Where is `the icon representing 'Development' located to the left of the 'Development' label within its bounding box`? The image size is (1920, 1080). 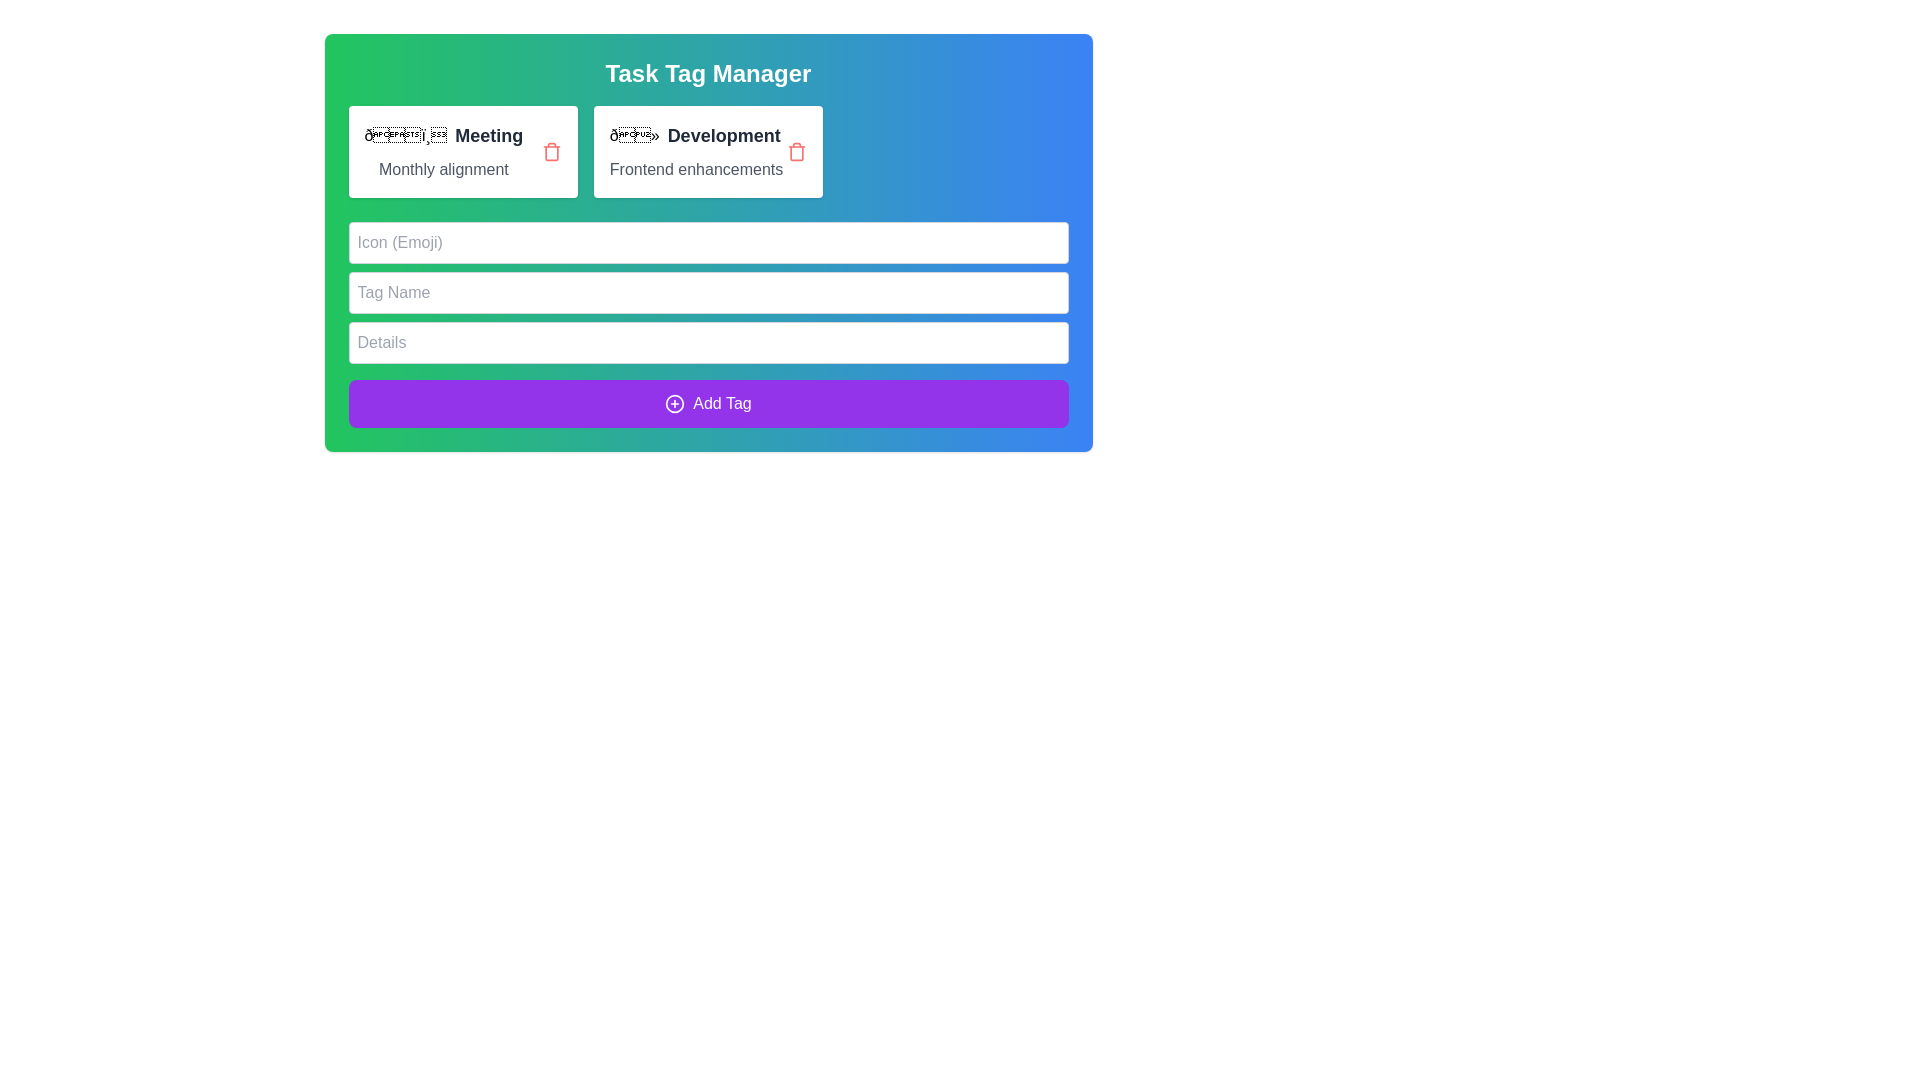
the icon representing 'Development' located to the left of the 'Development' label within its bounding box is located at coordinates (633, 135).